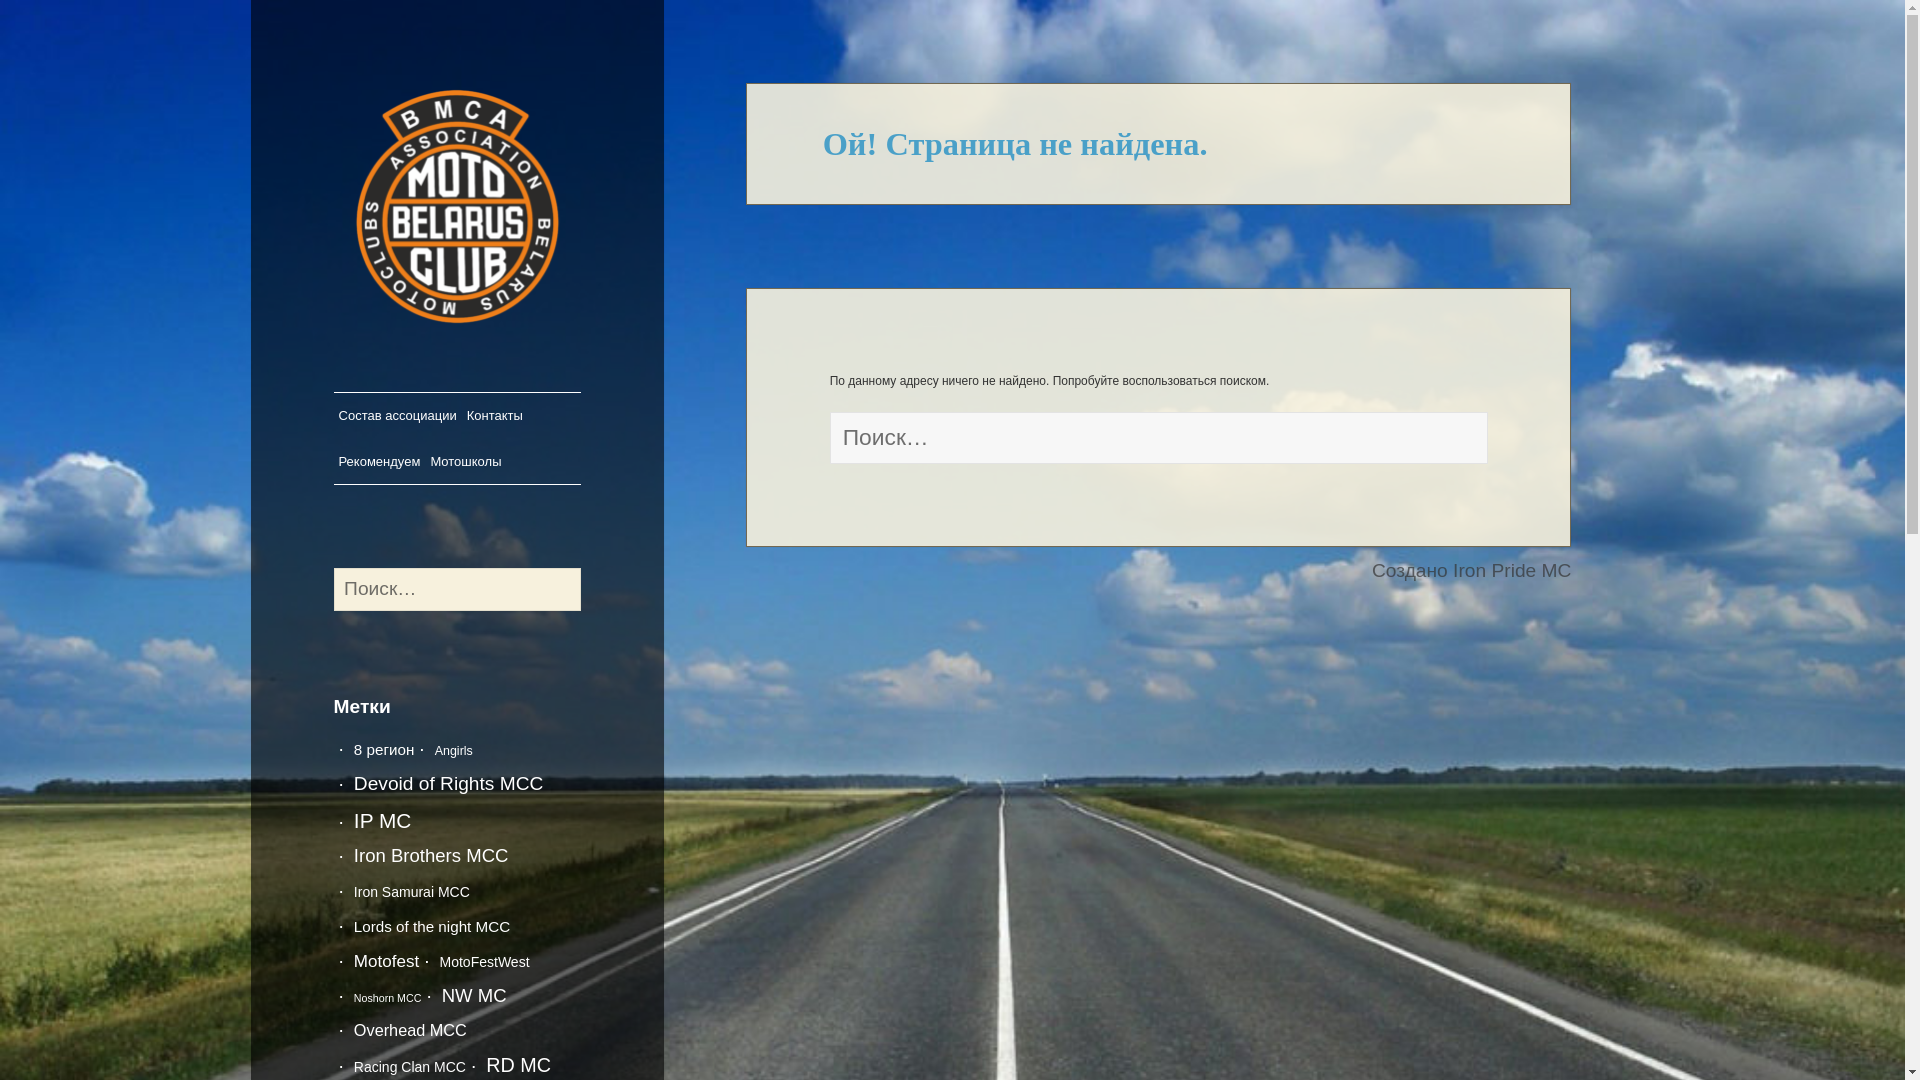  Describe the element at coordinates (354, 820) in the screenshot. I see `'IP MC'` at that location.